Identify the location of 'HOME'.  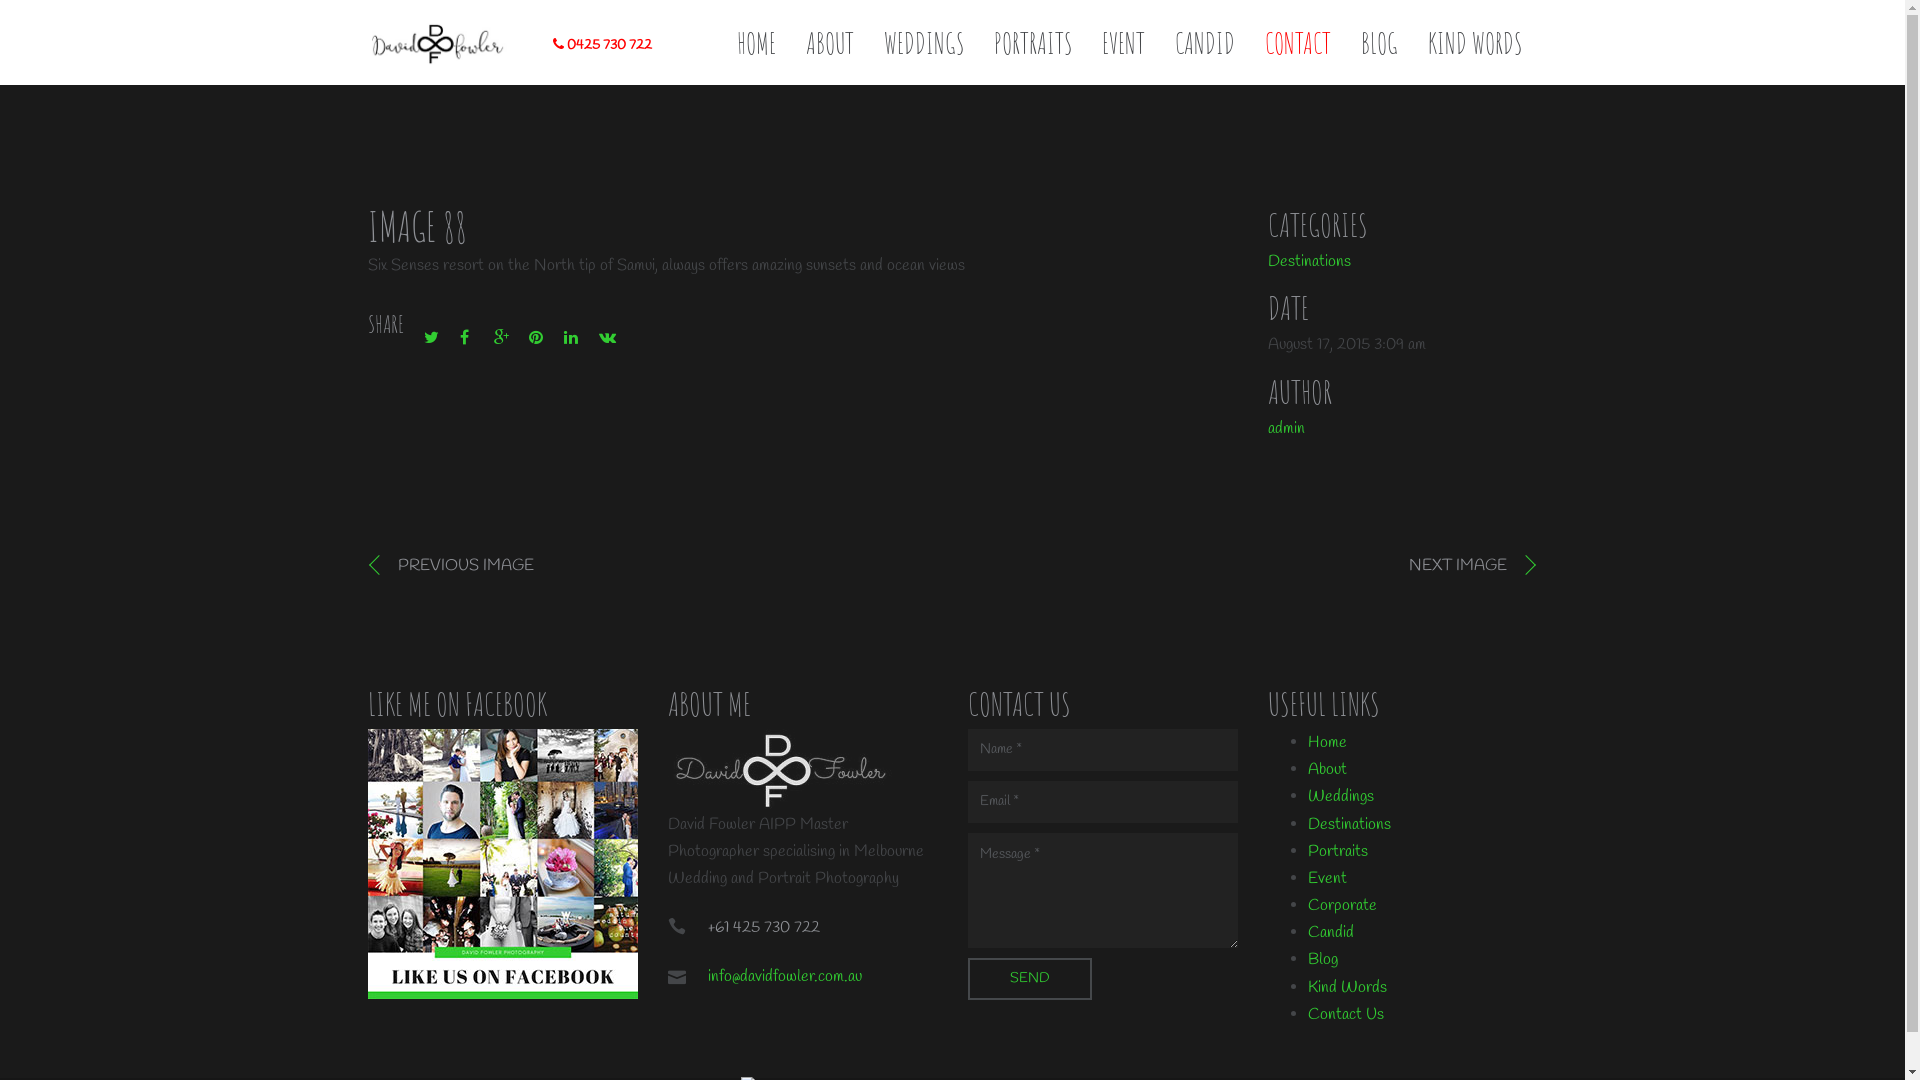
(736, 43).